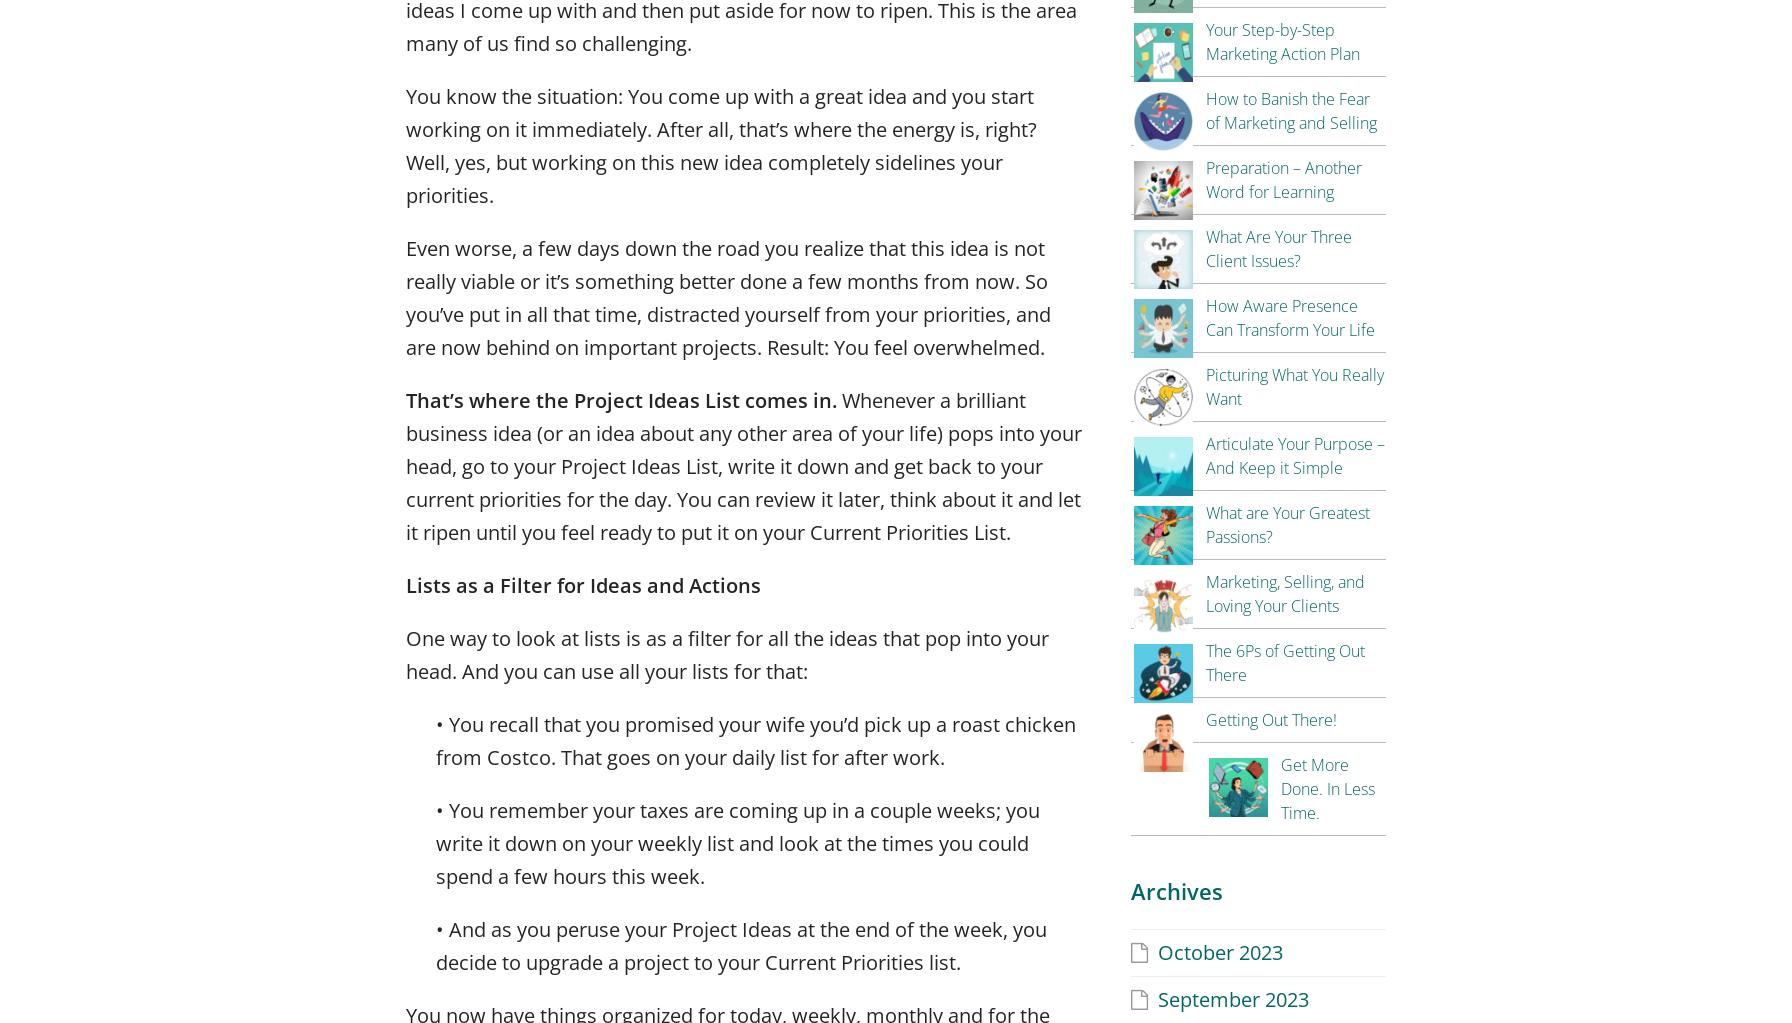 This screenshot has width=1792, height=1023. Describe the element at coordinates (1157, 997) in the screenshot. I see `'September 2023'` at that location.